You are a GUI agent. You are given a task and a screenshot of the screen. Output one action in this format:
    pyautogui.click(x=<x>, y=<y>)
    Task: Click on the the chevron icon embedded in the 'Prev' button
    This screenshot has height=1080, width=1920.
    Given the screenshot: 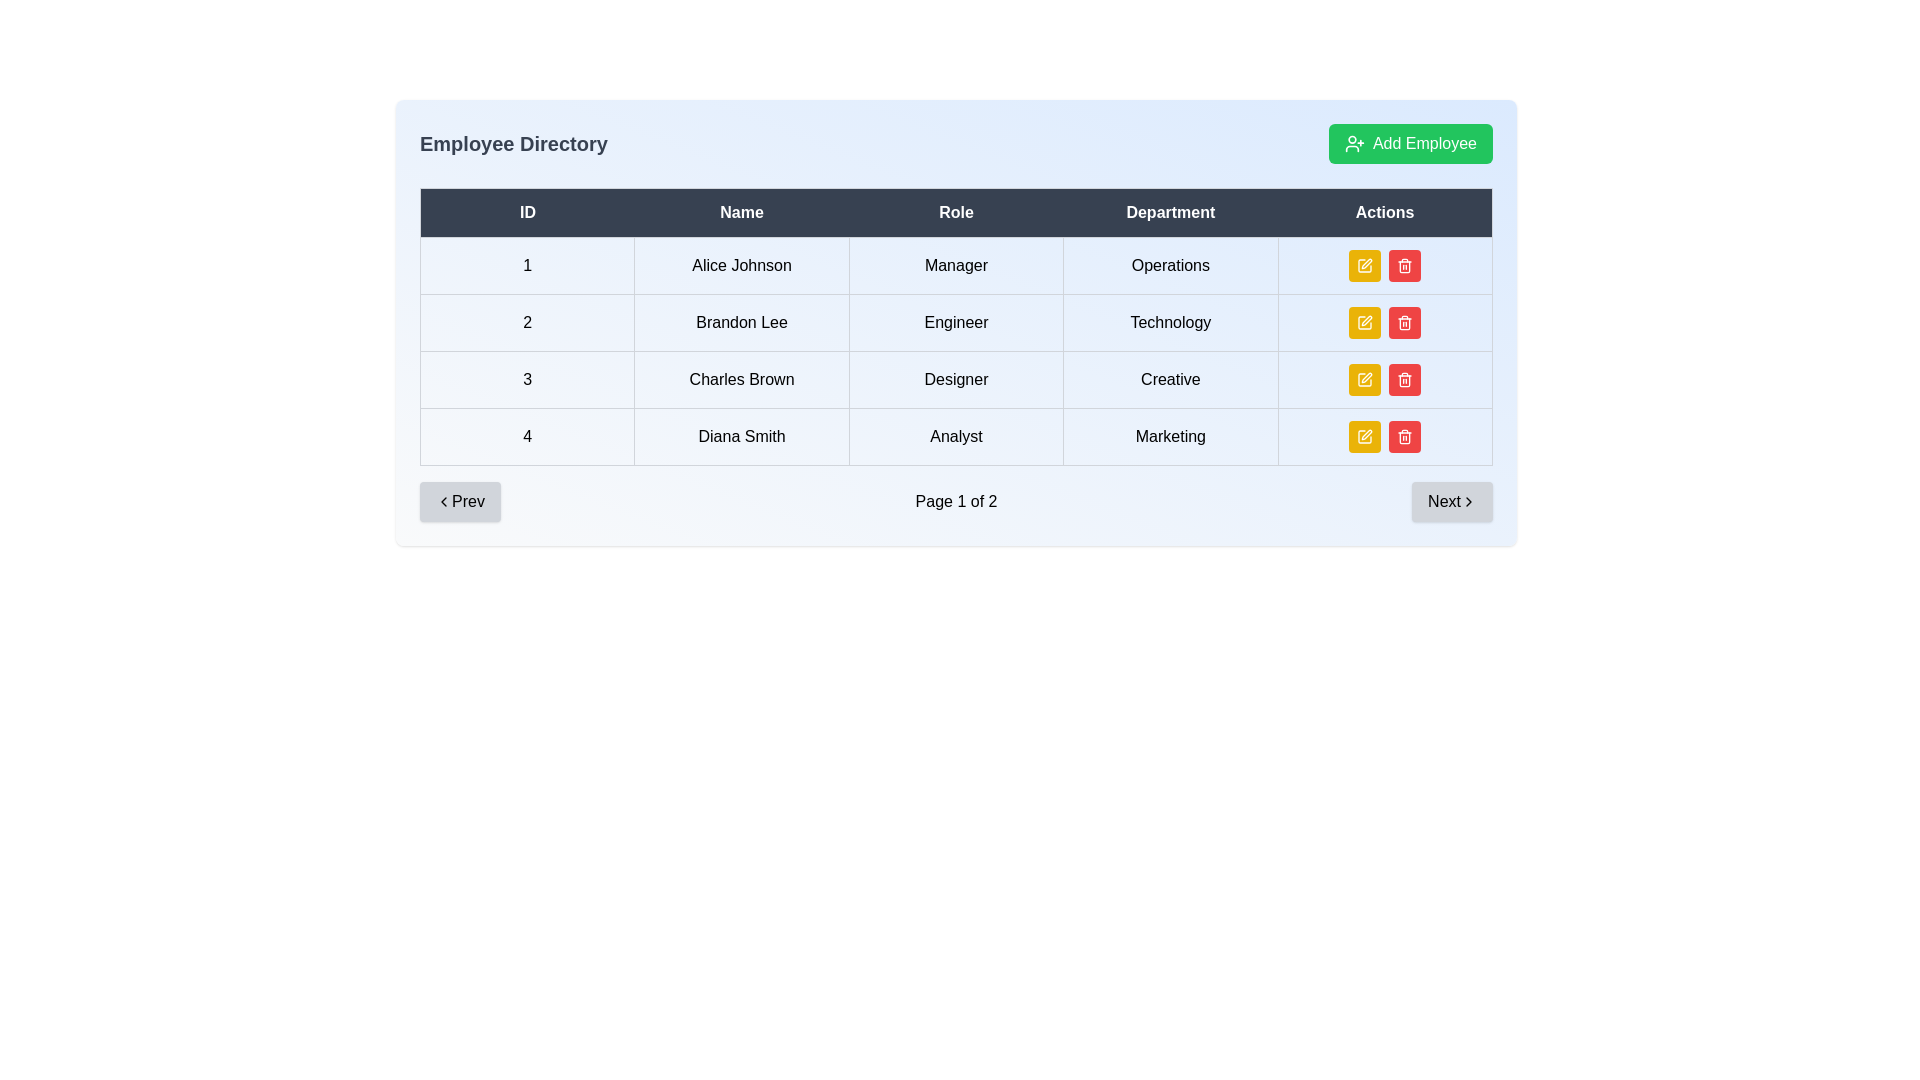 What is the action you would take?
    pyautogui.click(x=443, y=500)
    